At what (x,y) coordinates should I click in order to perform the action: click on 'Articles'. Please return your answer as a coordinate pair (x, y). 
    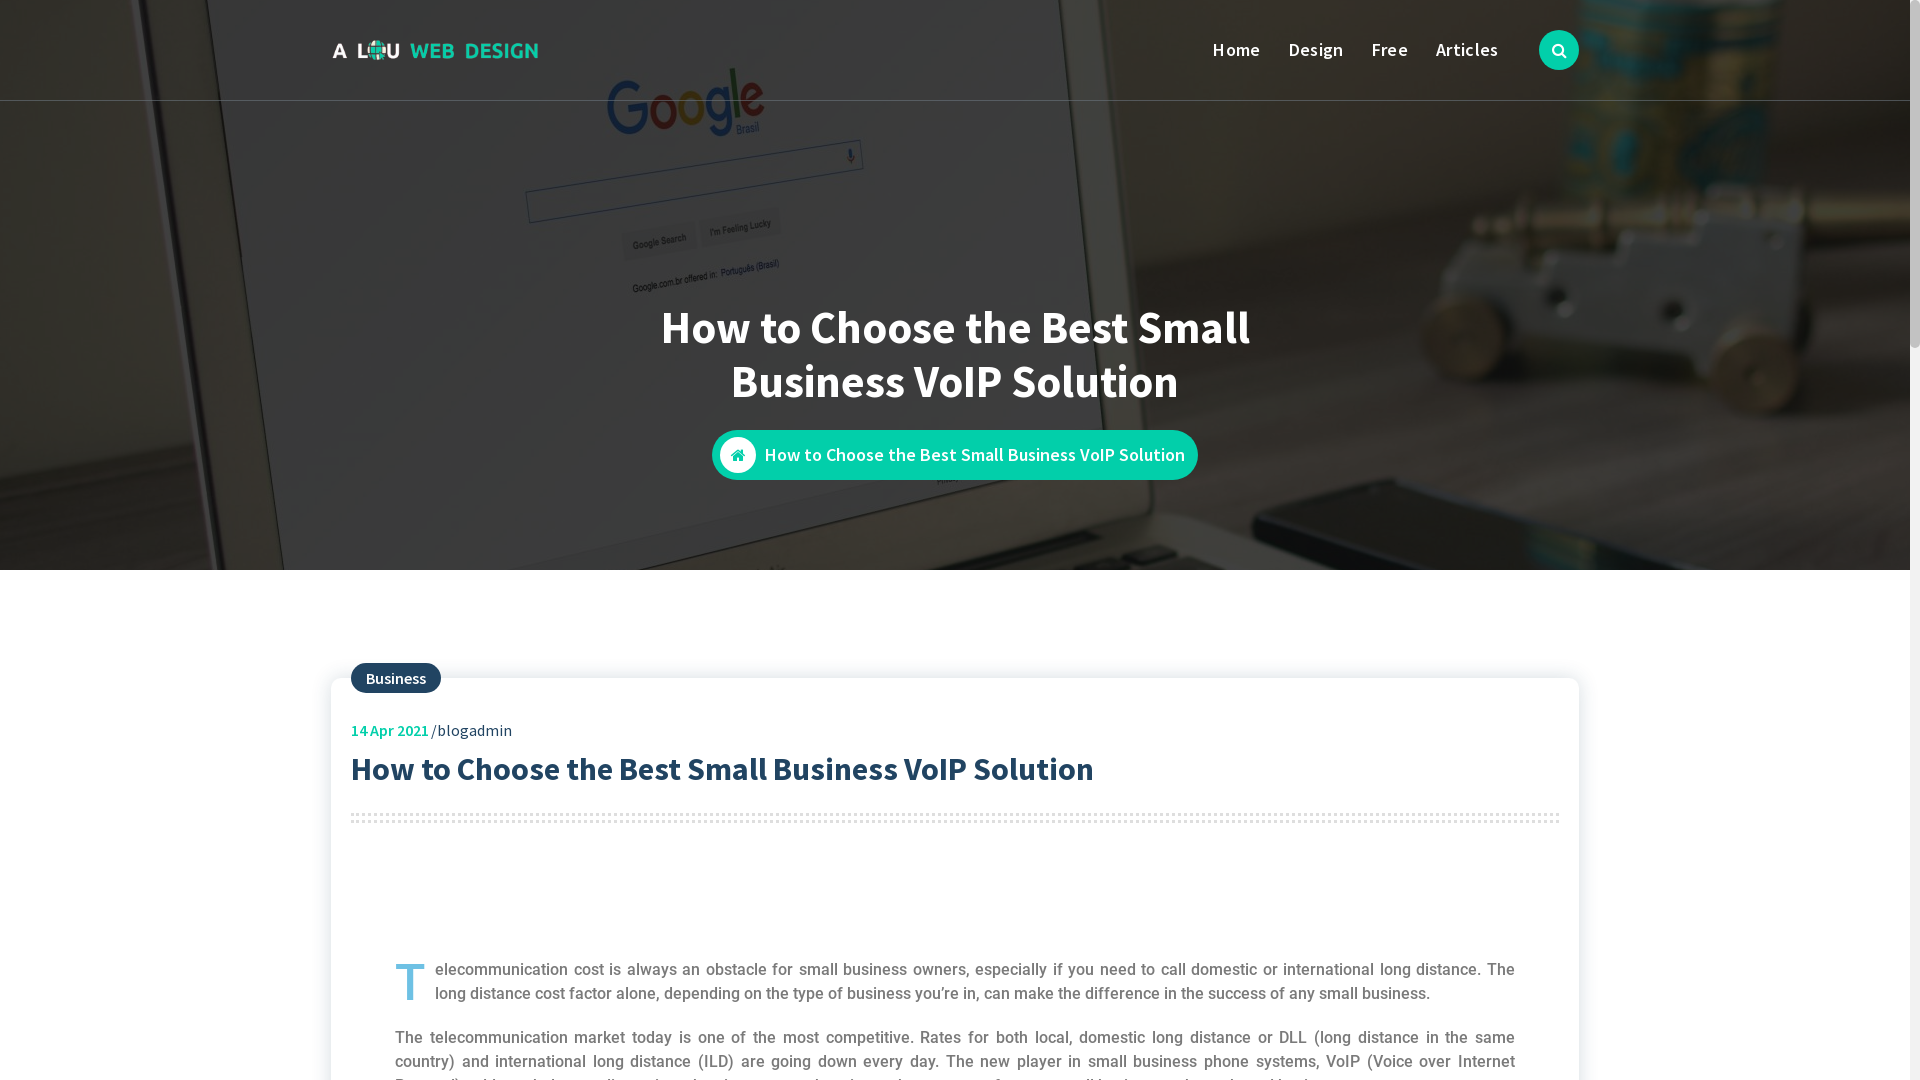
    Looking at the image, I should click on (1420, 49).